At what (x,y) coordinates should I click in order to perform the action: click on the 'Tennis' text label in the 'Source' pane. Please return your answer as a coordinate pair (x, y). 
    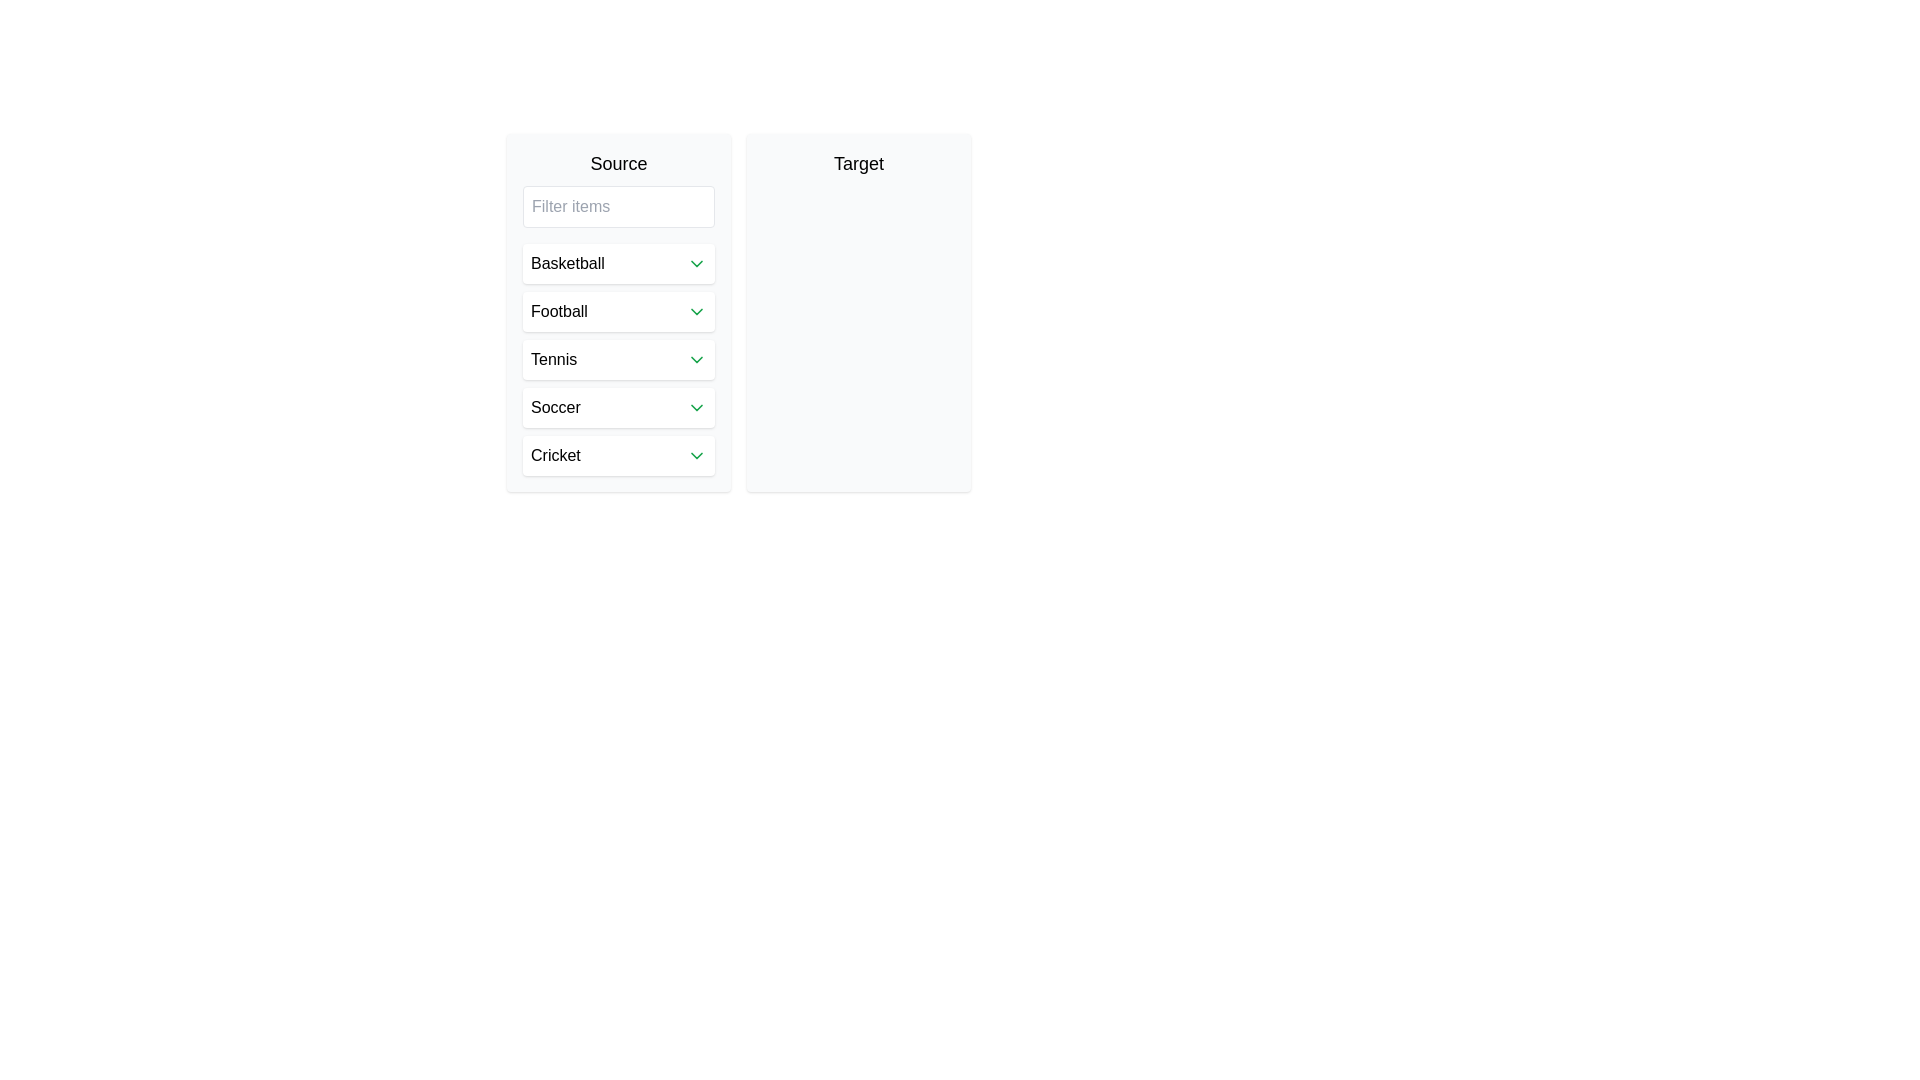
    Looking at the image, I should click on (554, 358).